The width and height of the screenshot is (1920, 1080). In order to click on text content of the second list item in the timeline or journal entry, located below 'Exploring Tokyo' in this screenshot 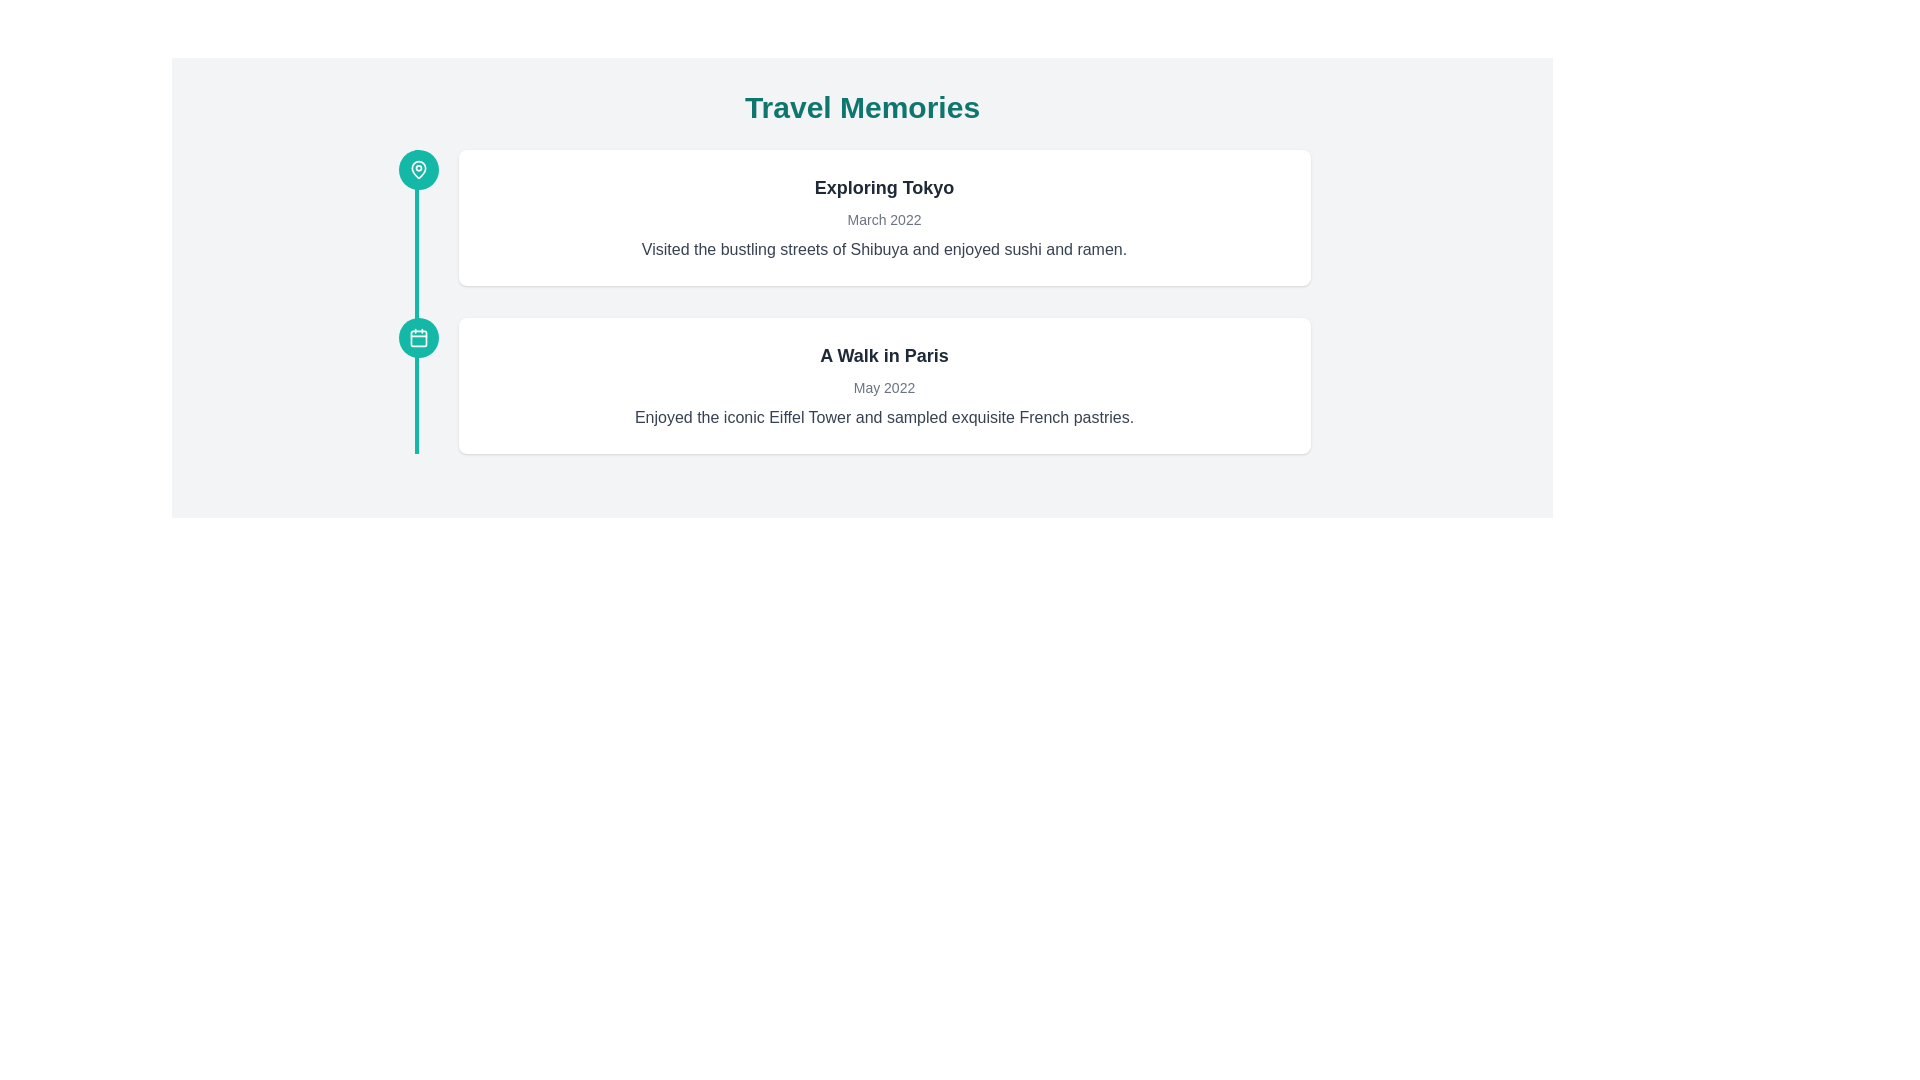, I will do `click(883, 385)`.